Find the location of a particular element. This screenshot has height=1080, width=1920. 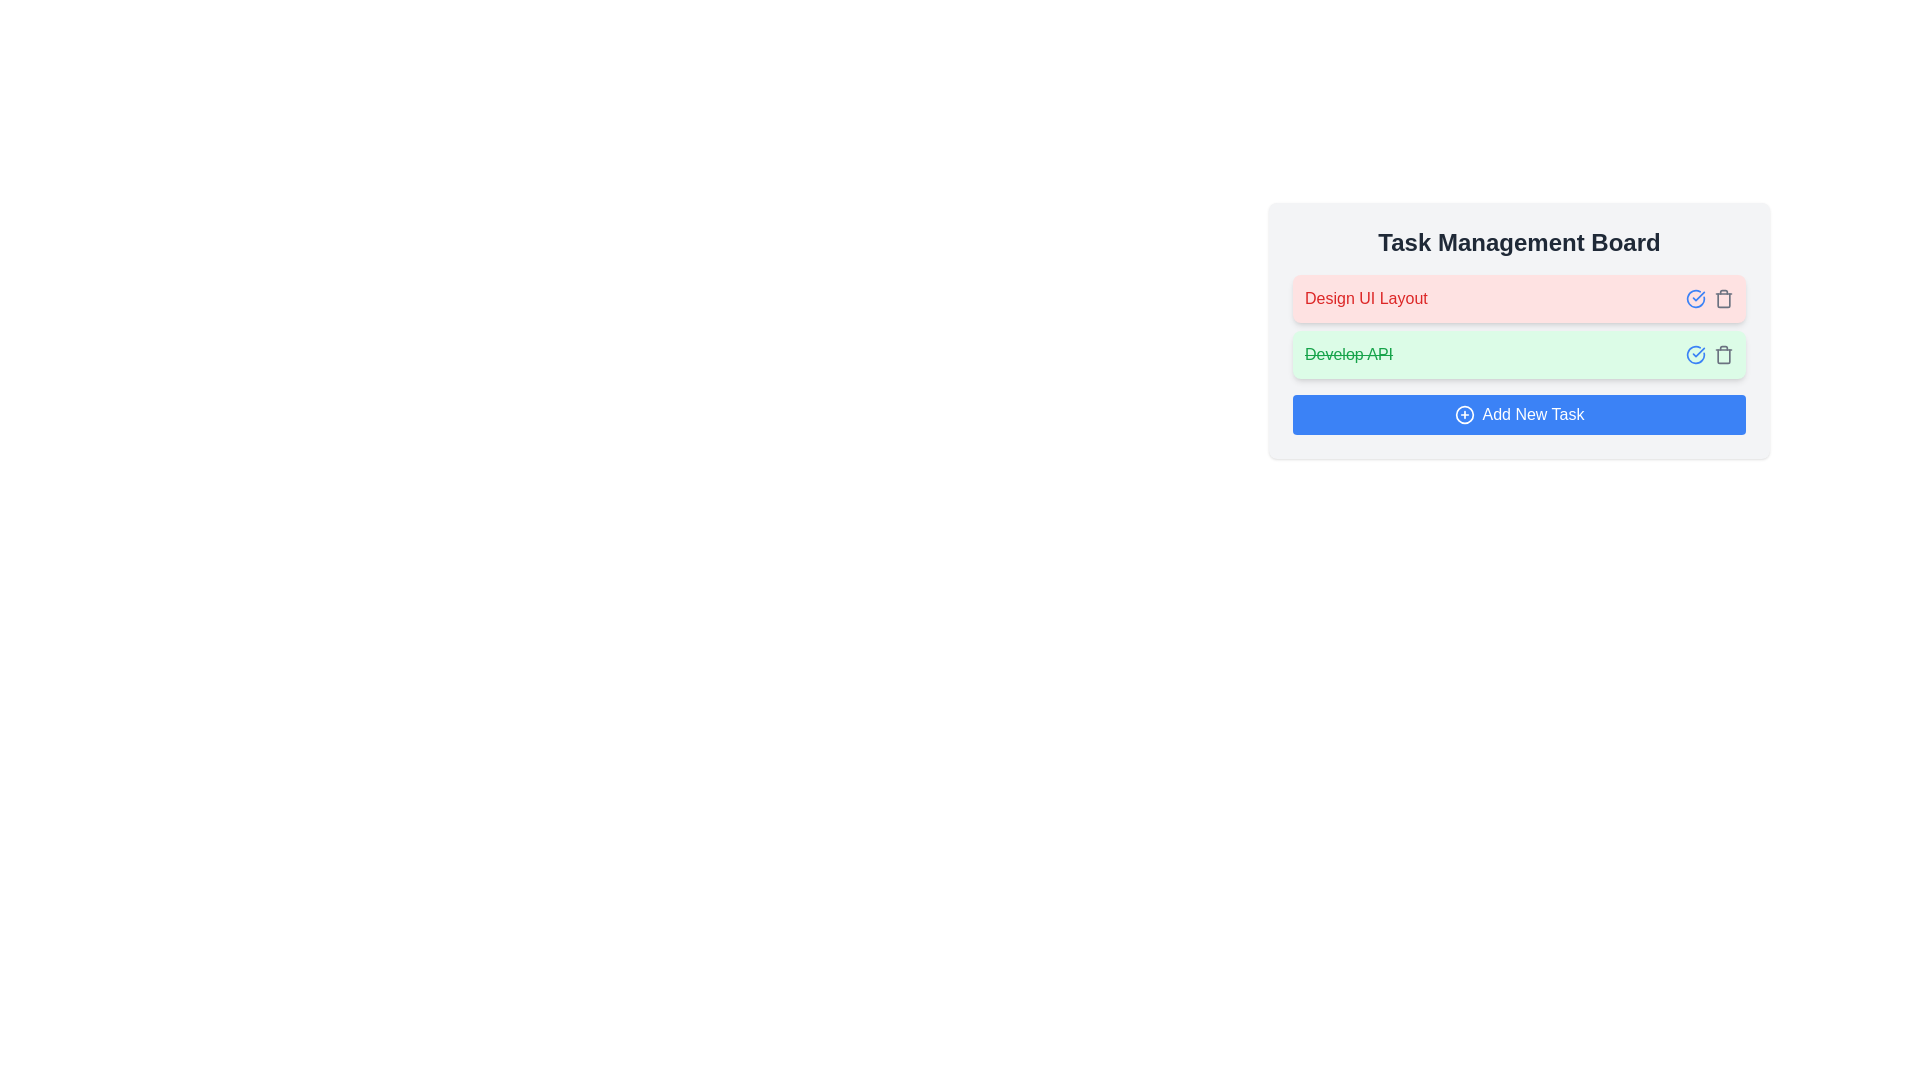

the status icon located on the right side of the 'Develop API' task entry in the task management board is located at coordinates (1694, 353).